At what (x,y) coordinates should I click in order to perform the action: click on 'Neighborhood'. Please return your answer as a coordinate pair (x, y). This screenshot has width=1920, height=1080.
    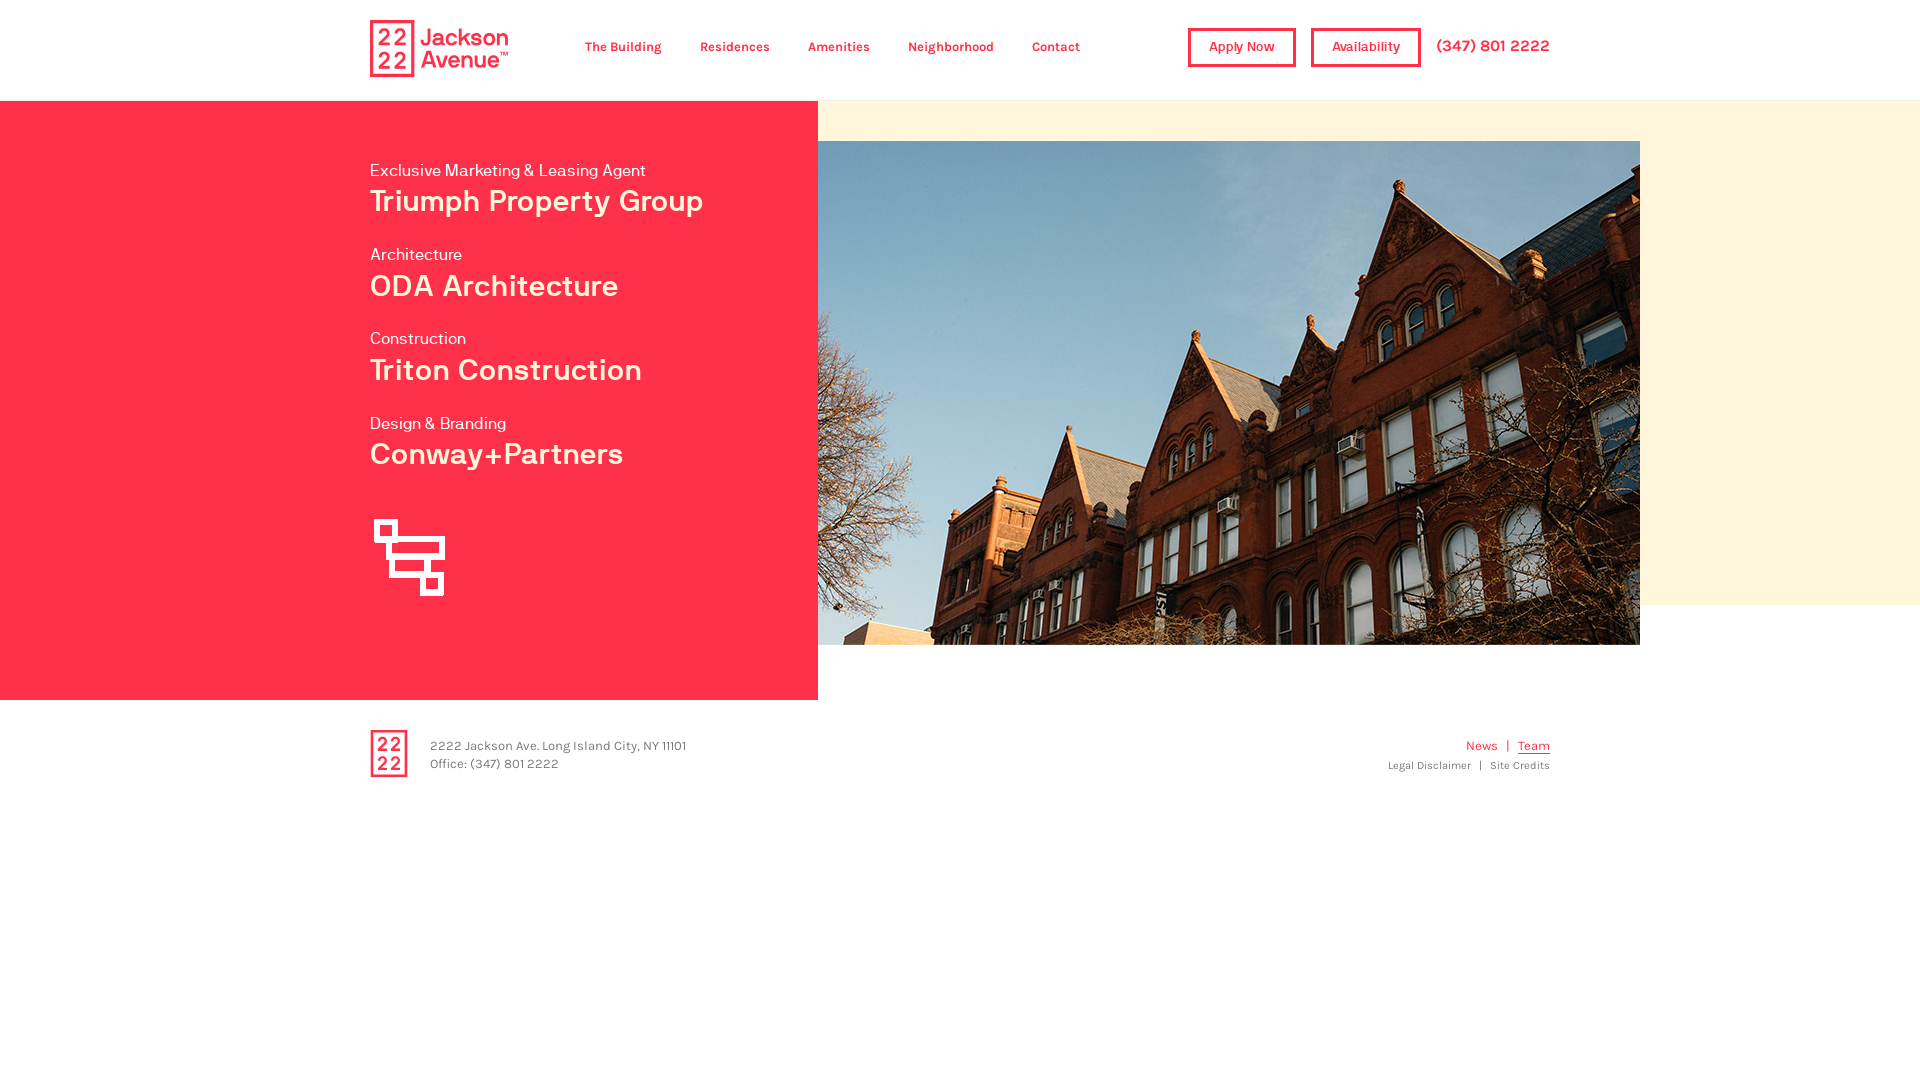
    Looking at the image, I should click on (949, 45).